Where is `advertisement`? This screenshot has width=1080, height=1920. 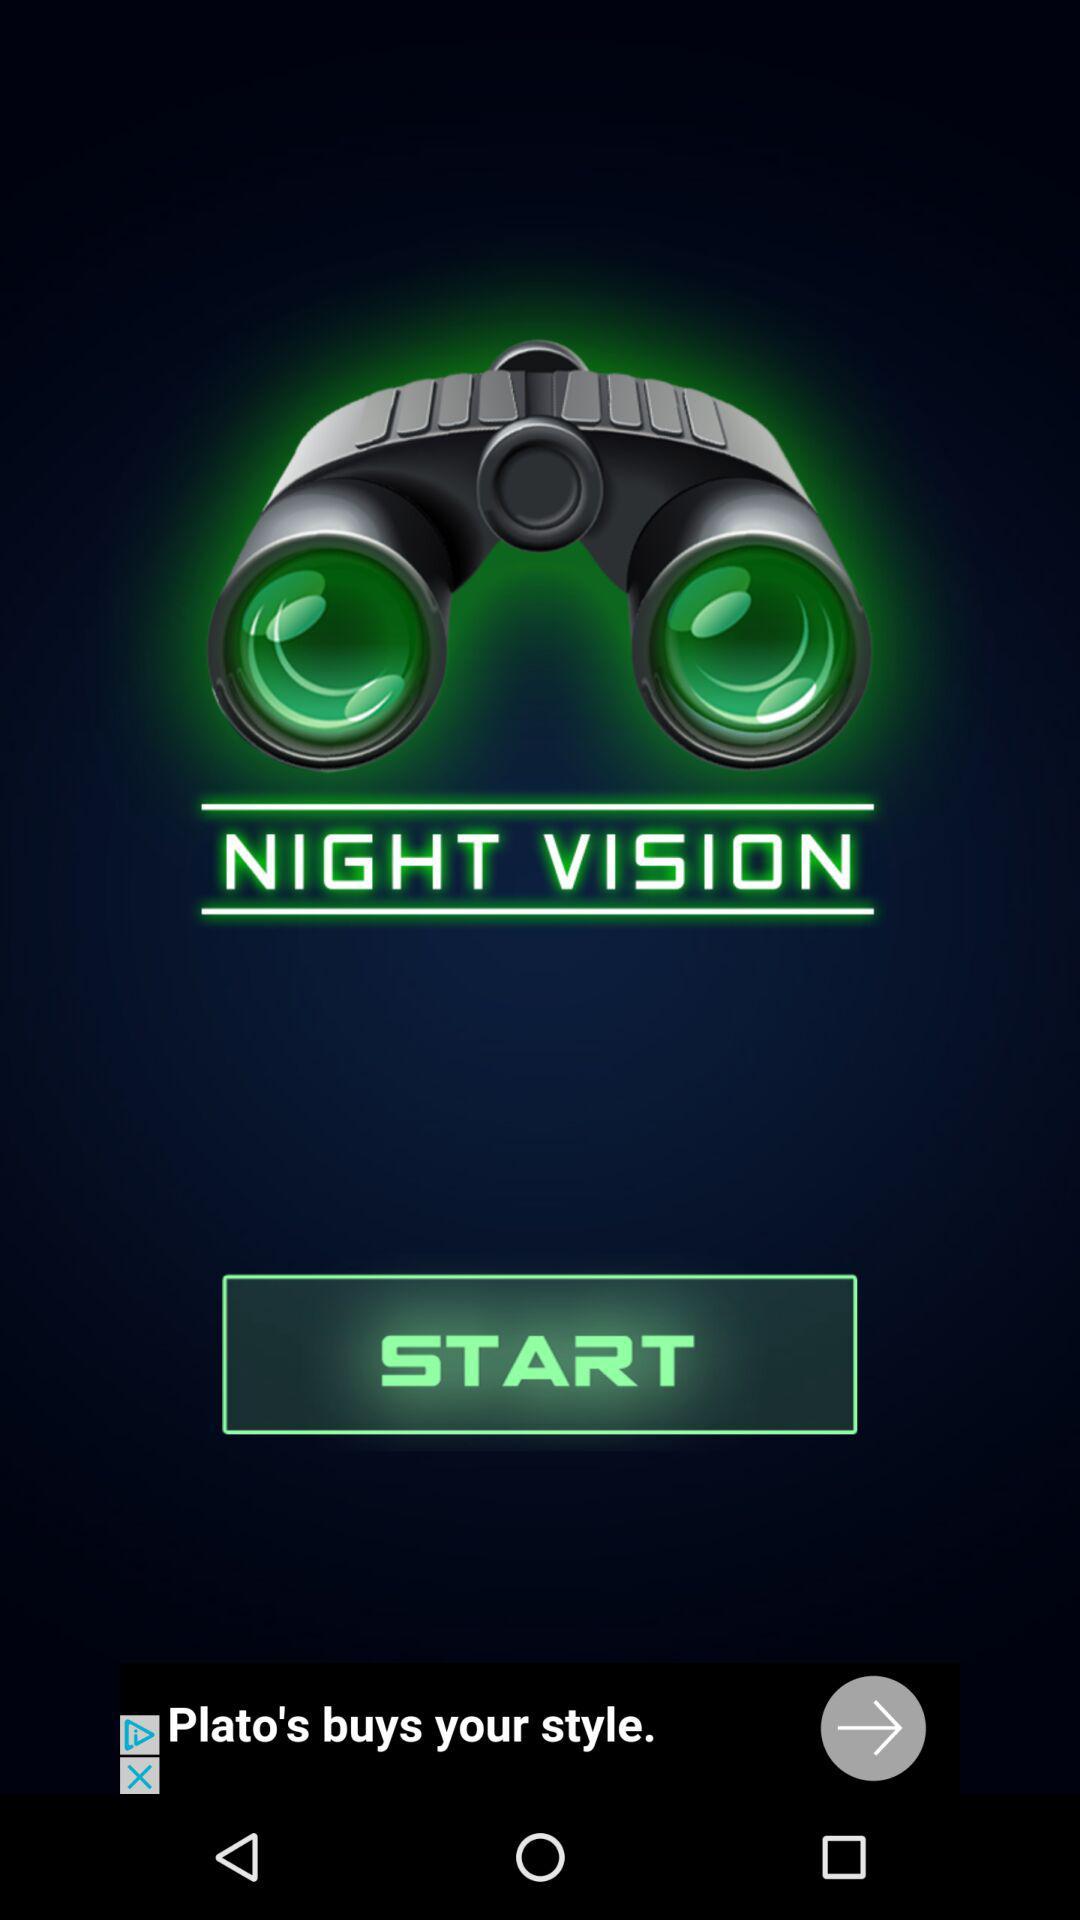
advertisement is located at coordinates (540, 1727).